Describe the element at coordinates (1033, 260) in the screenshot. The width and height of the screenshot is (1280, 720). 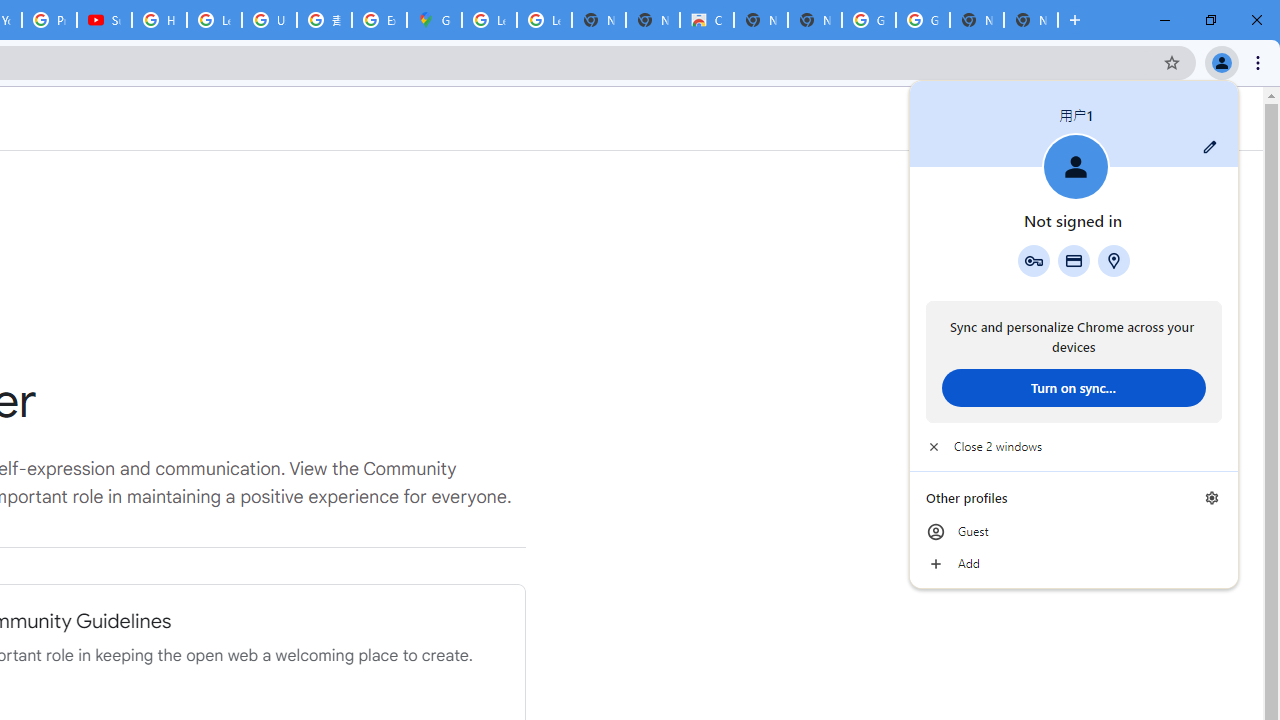
I see `'Google Password Manager'` at that location.